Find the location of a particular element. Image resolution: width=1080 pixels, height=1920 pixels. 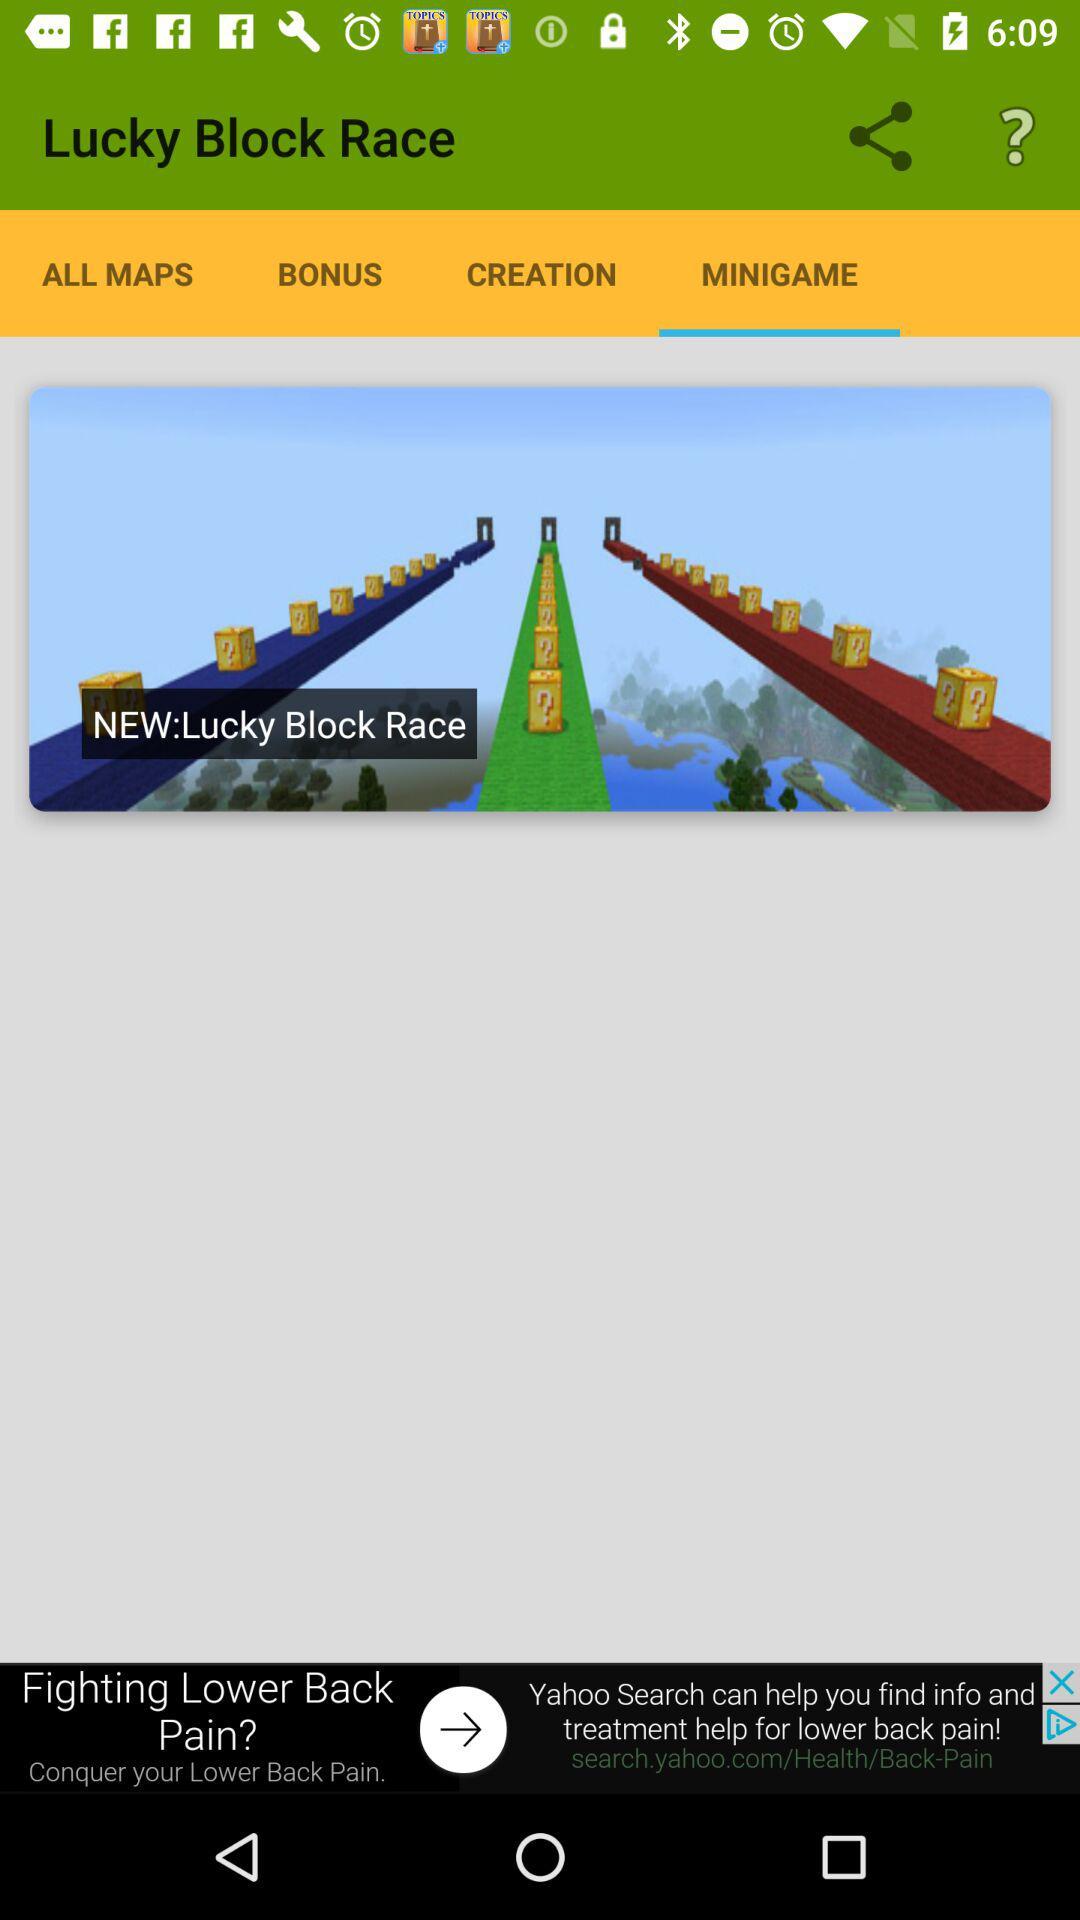

minigame right to creation is located at coordinates (778, 272).